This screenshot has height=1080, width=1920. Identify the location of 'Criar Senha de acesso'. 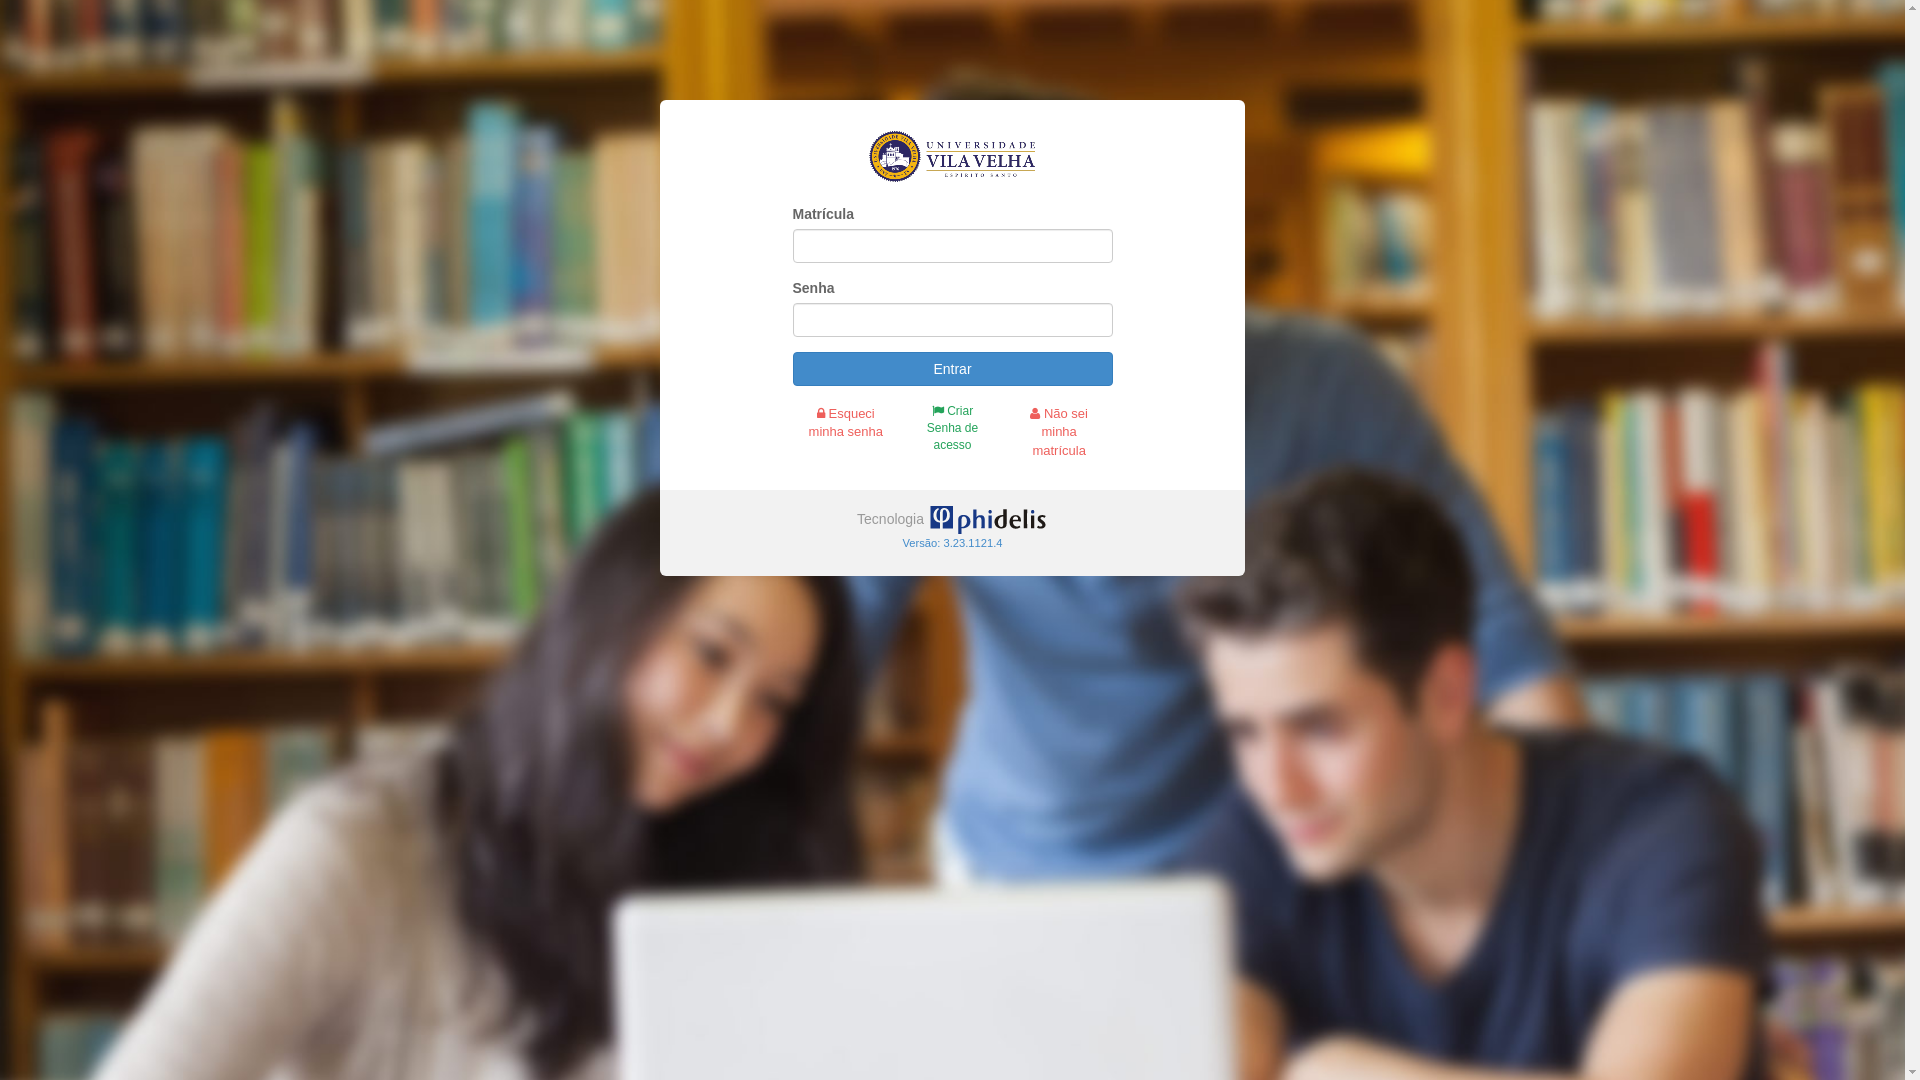
(951, 419).